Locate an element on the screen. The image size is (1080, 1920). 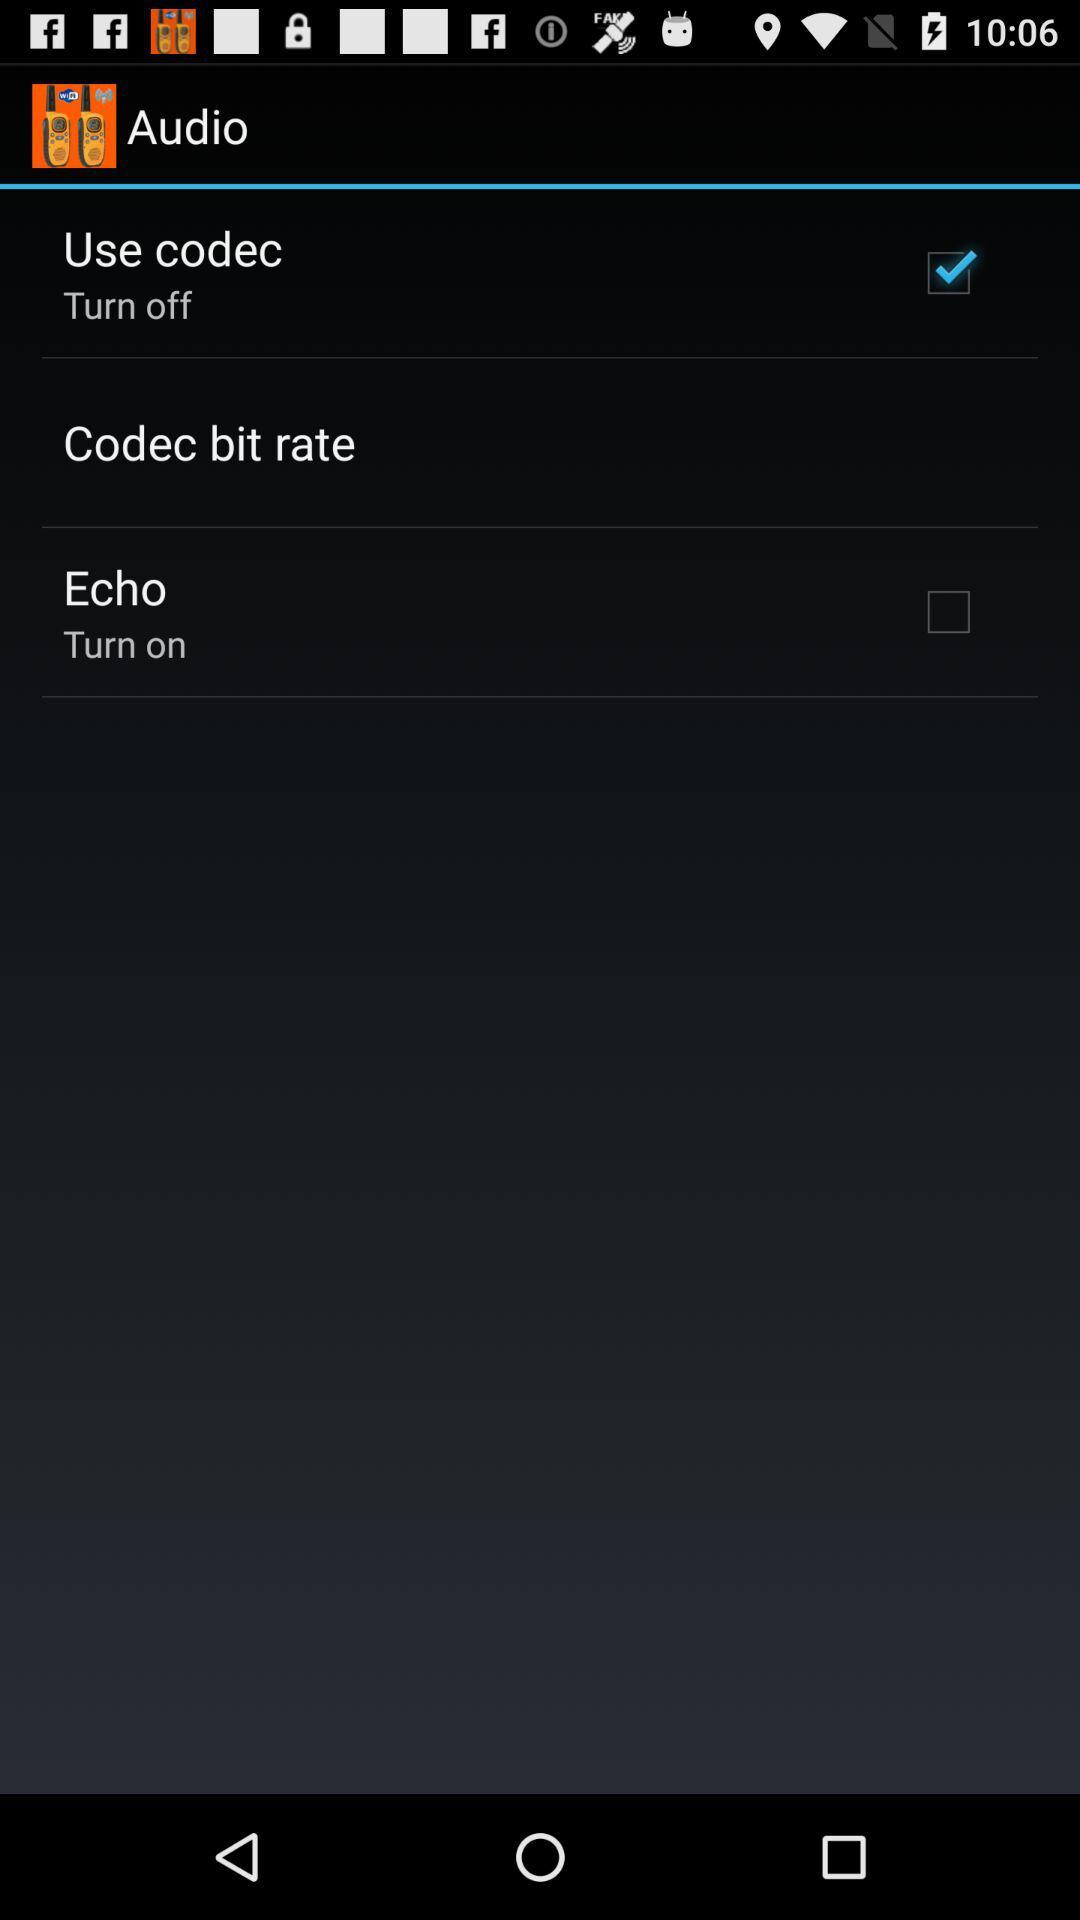
item above the turn on item is located at coordinates (115, 585).